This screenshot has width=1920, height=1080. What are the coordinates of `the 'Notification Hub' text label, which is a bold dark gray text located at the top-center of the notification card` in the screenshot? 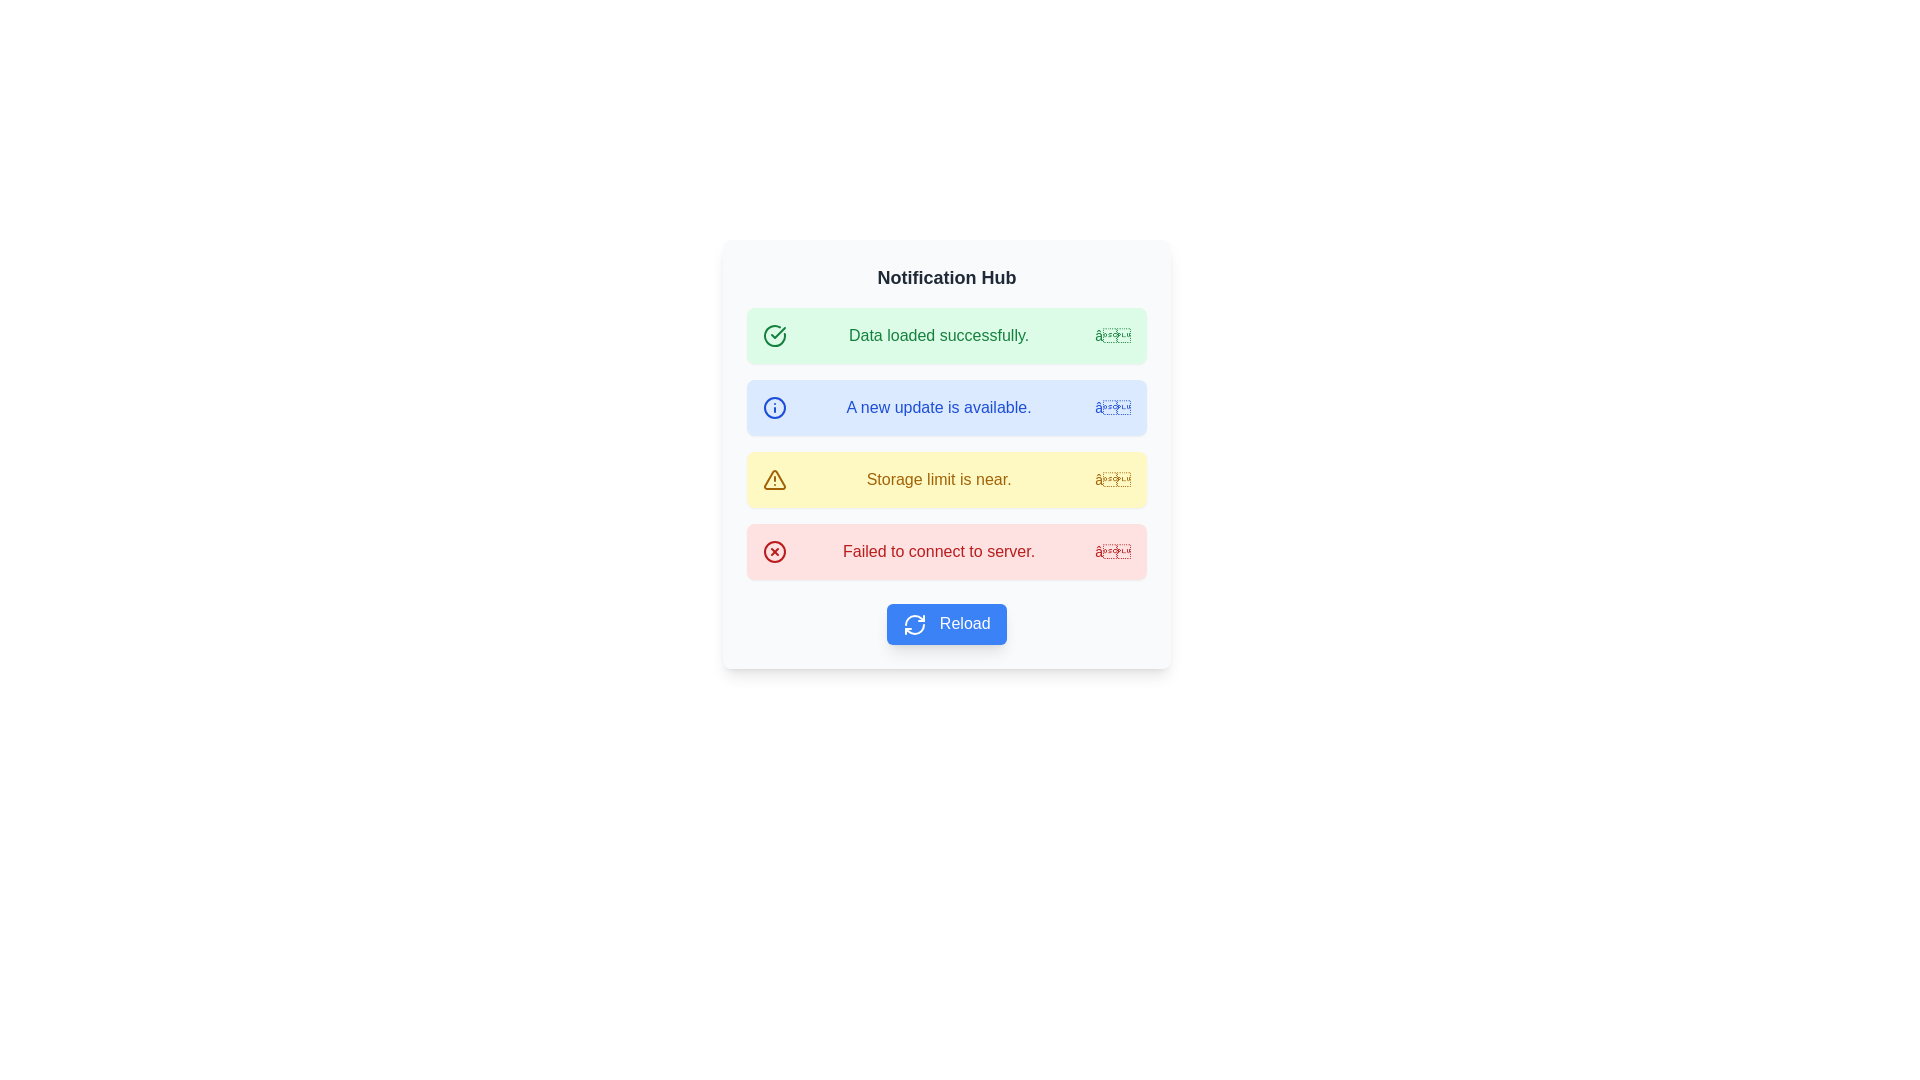 It's located at (945, 277).